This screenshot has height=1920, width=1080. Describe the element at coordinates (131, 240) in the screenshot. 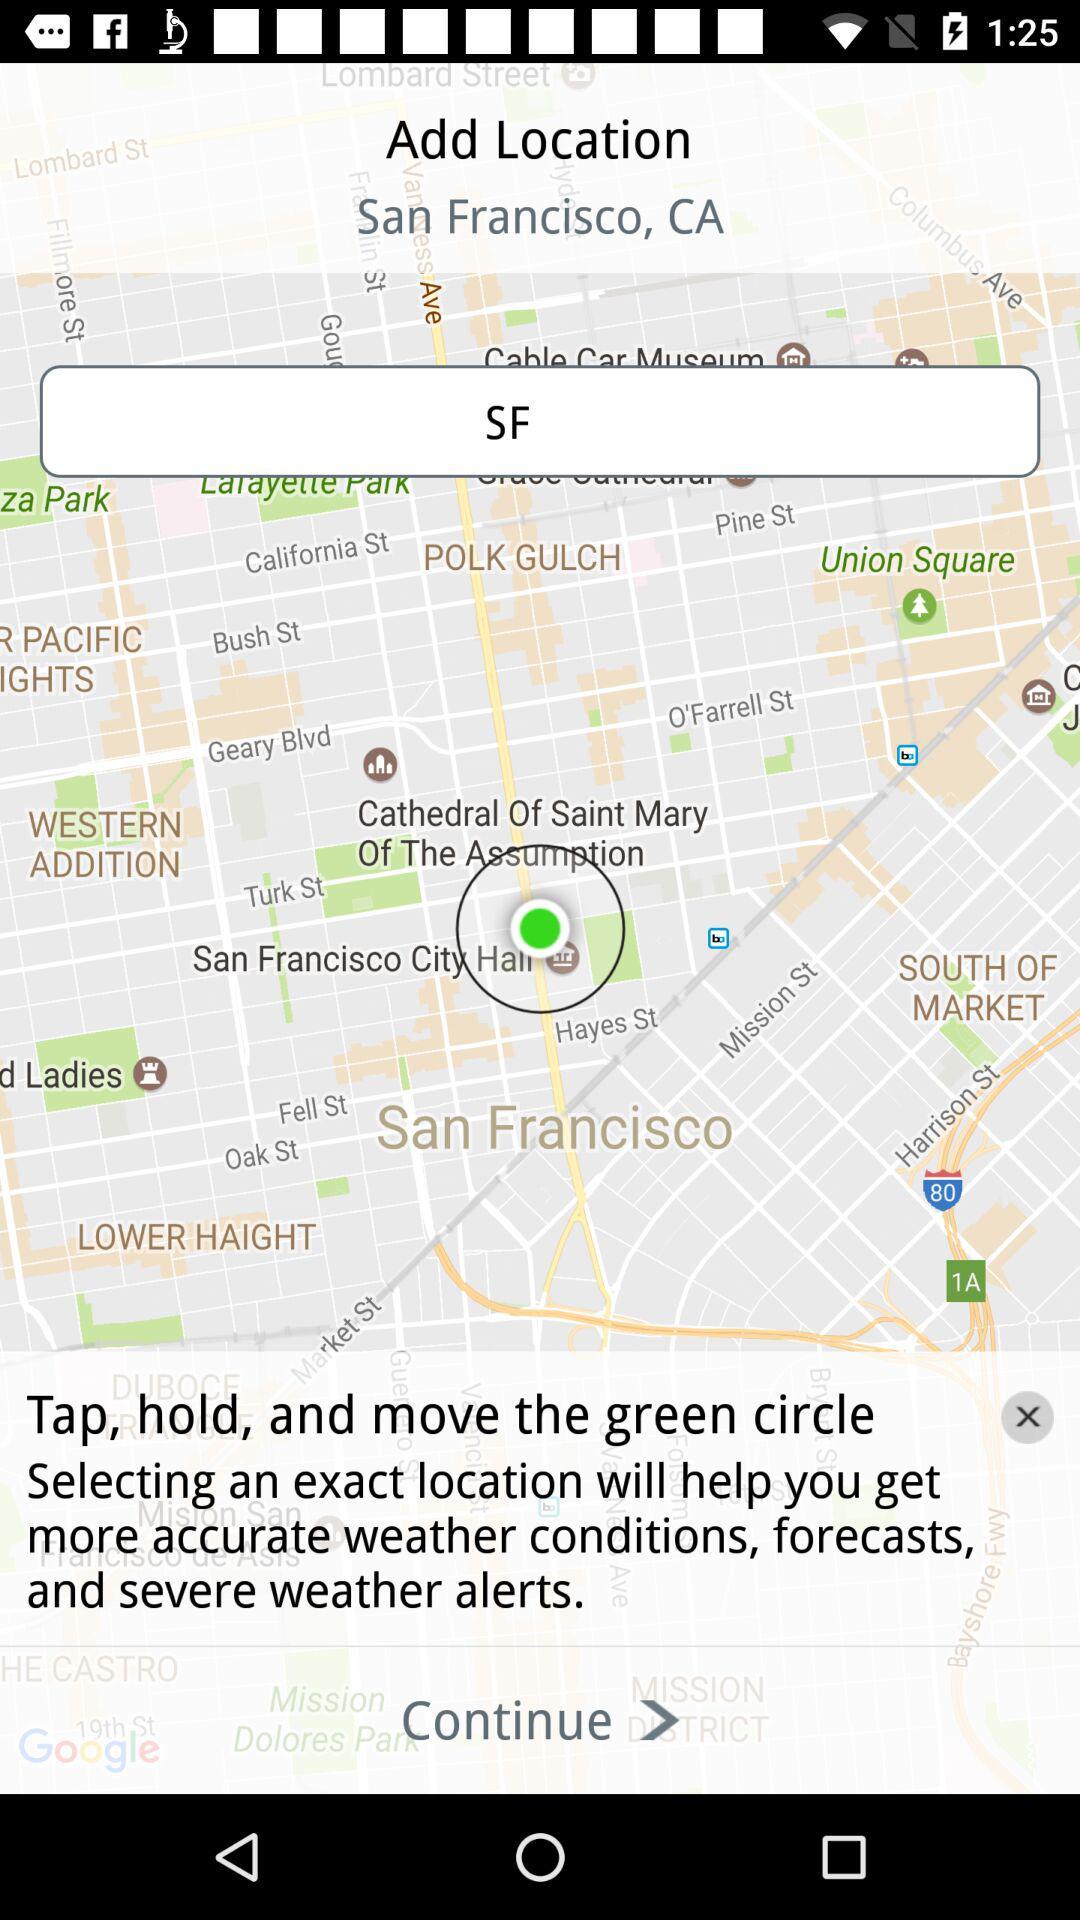

I see `item next to san francisco, ca` at that location.